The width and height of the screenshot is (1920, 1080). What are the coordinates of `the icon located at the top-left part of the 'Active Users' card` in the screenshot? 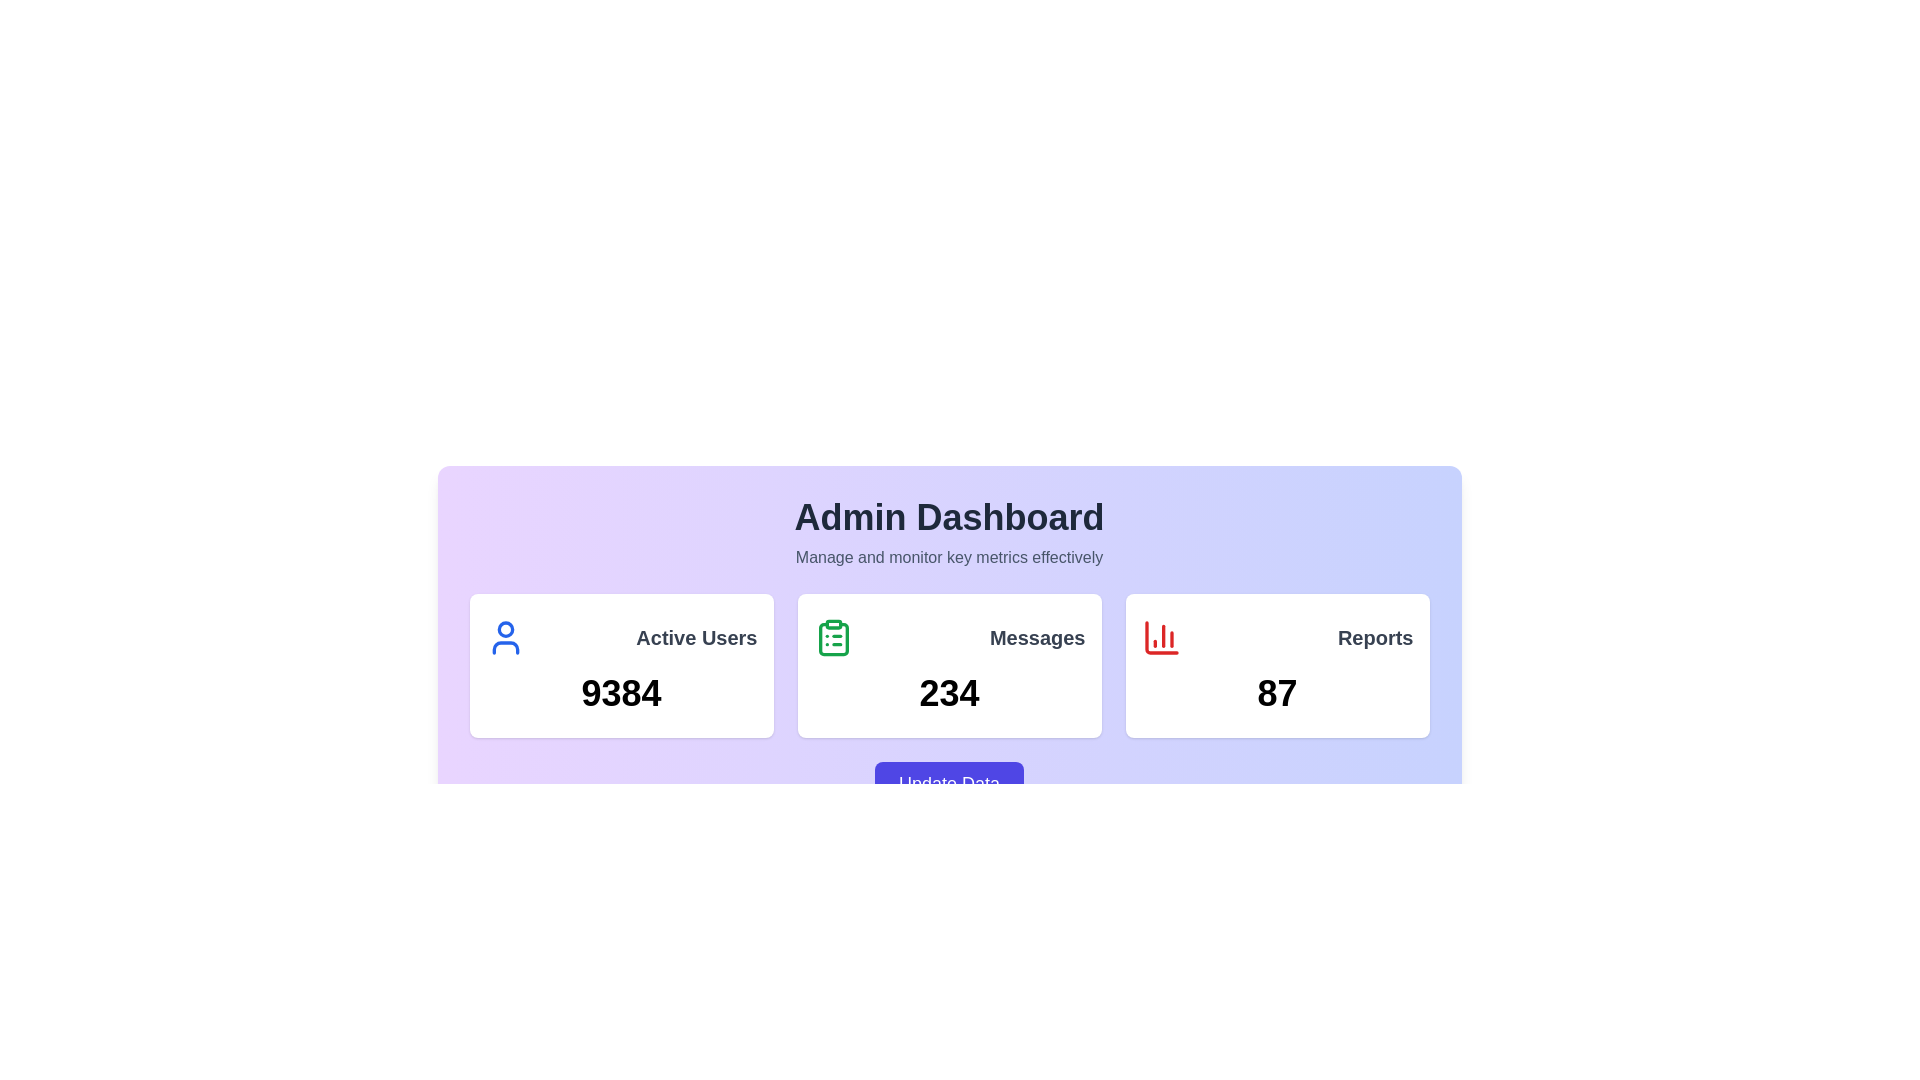 It's located at (505, 637).